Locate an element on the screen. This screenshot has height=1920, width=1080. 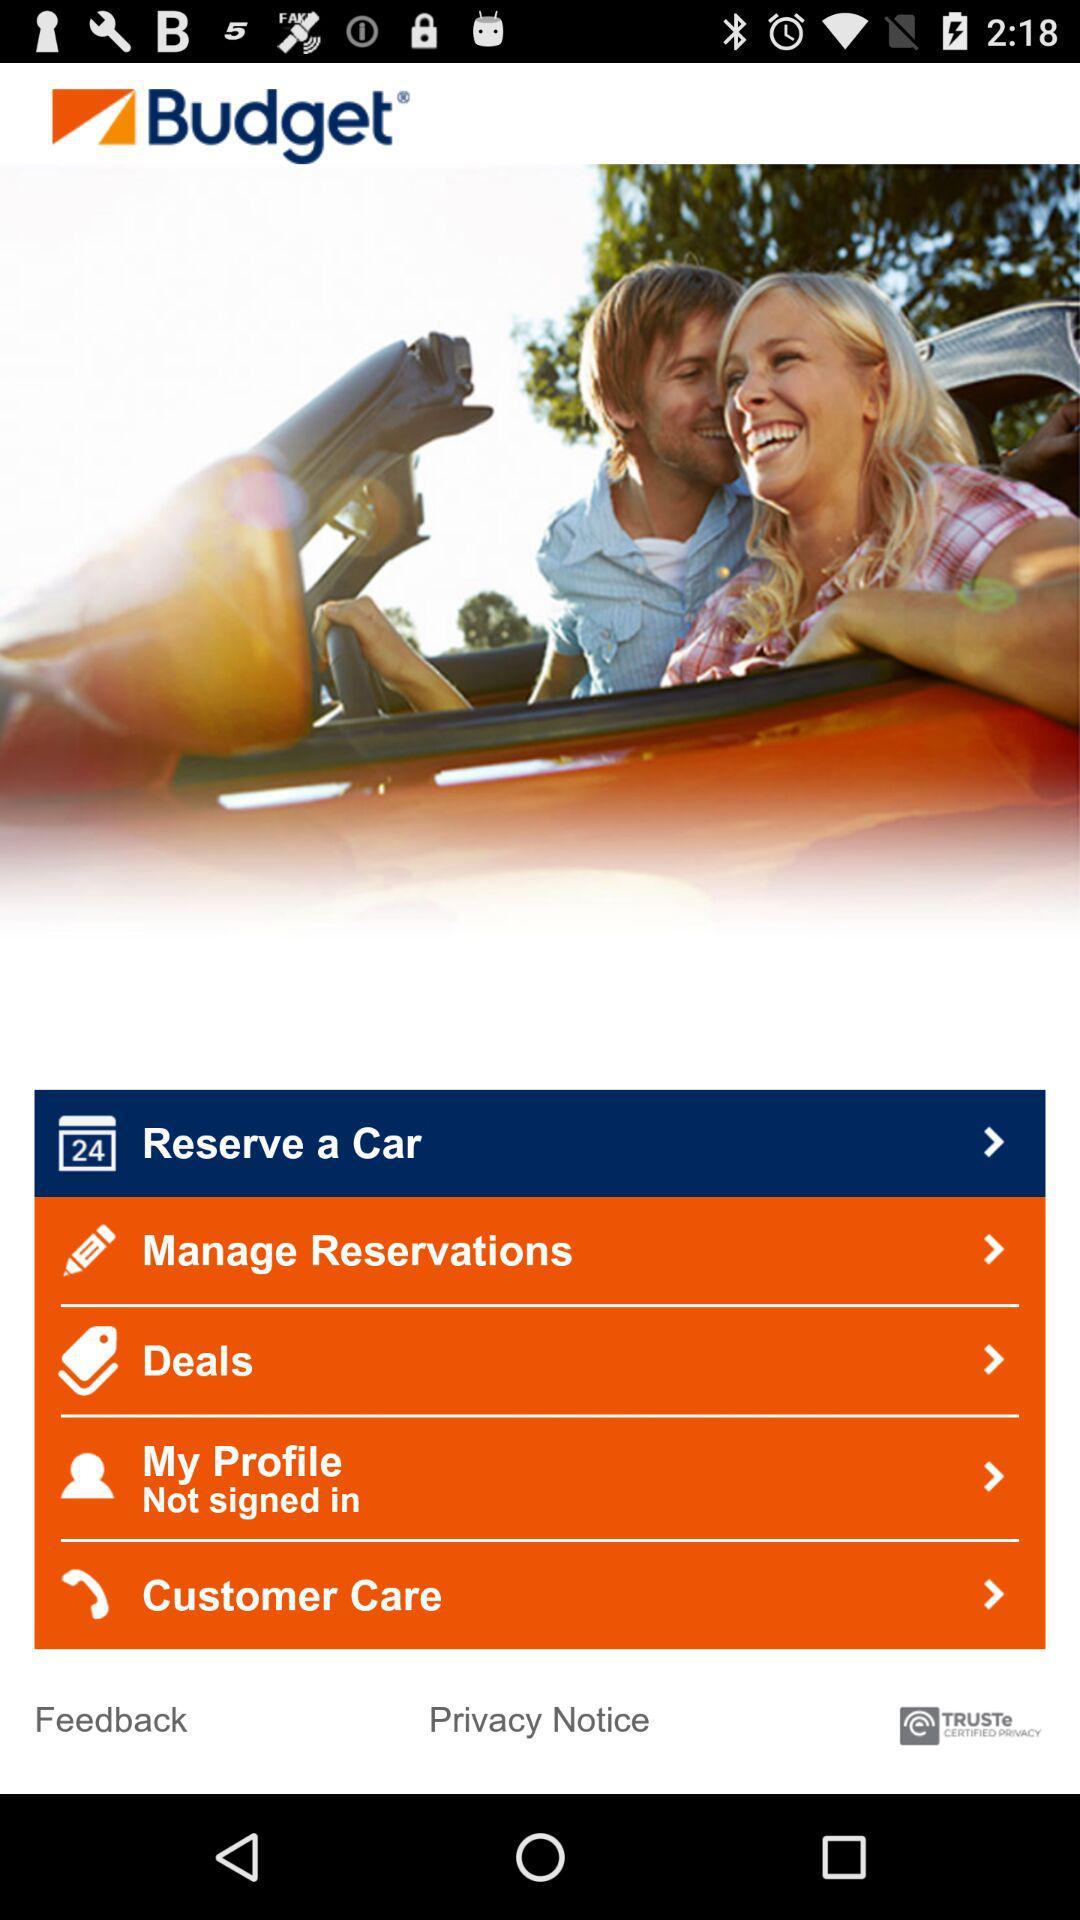
the privacy notice is located at coordinates (538, 1710).